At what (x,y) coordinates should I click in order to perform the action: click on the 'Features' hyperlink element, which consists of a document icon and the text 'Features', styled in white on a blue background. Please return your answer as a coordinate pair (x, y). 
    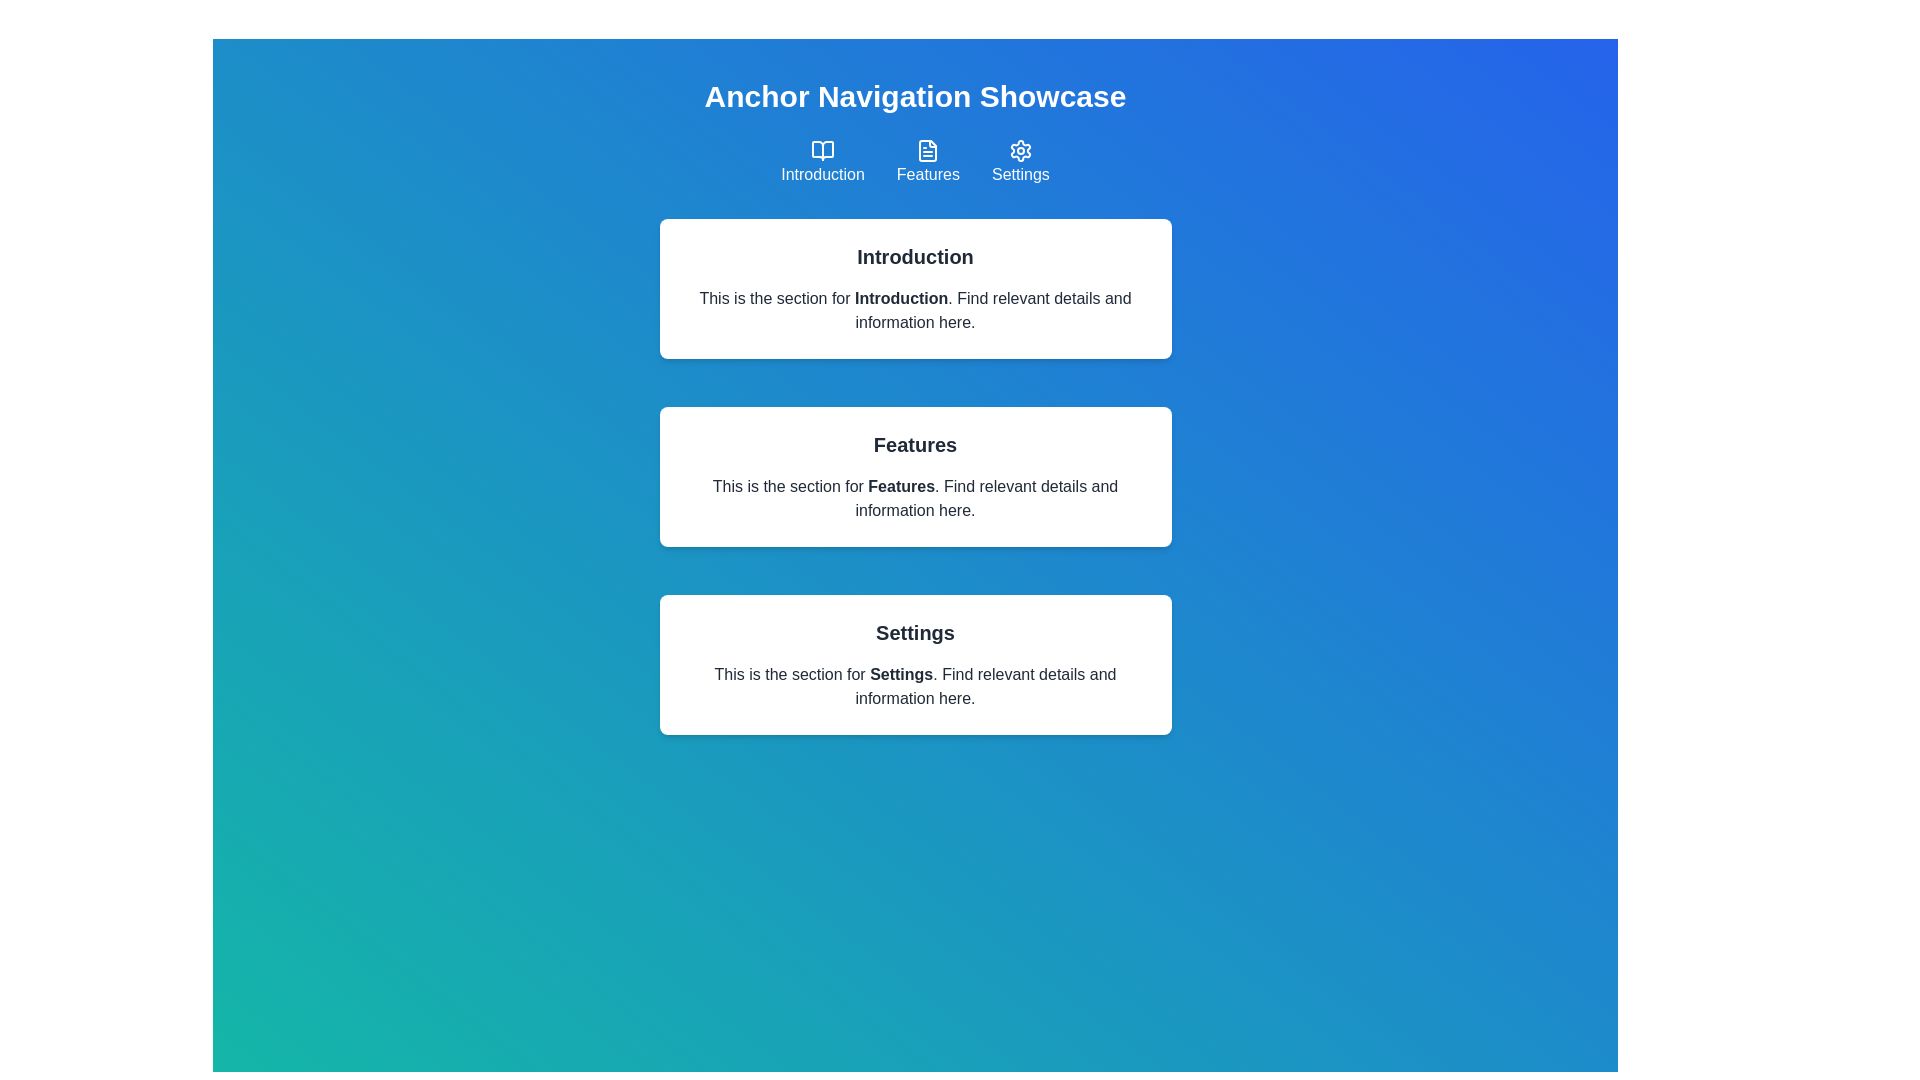
    Looking at the image, I should click on (927, 161).